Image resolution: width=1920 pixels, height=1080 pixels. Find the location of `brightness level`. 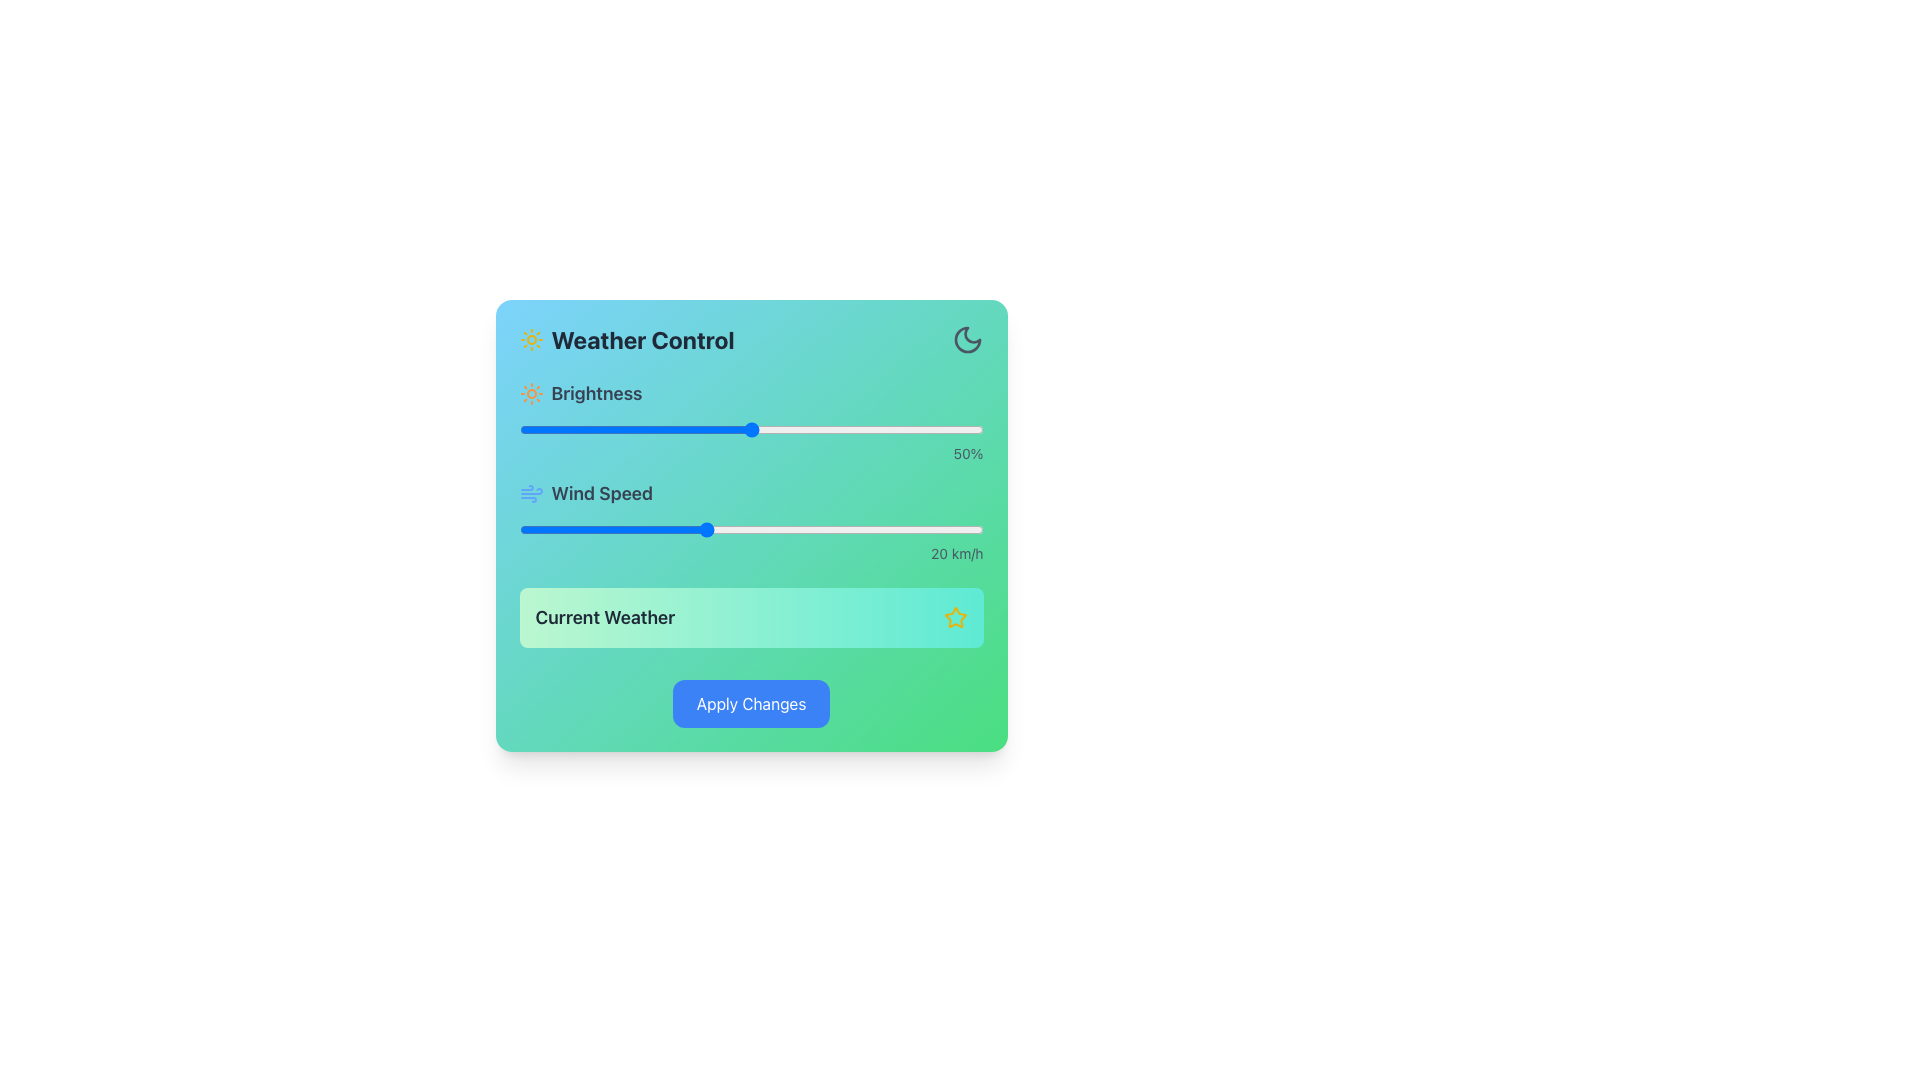

brightness level is located at coordinates (816, 428).